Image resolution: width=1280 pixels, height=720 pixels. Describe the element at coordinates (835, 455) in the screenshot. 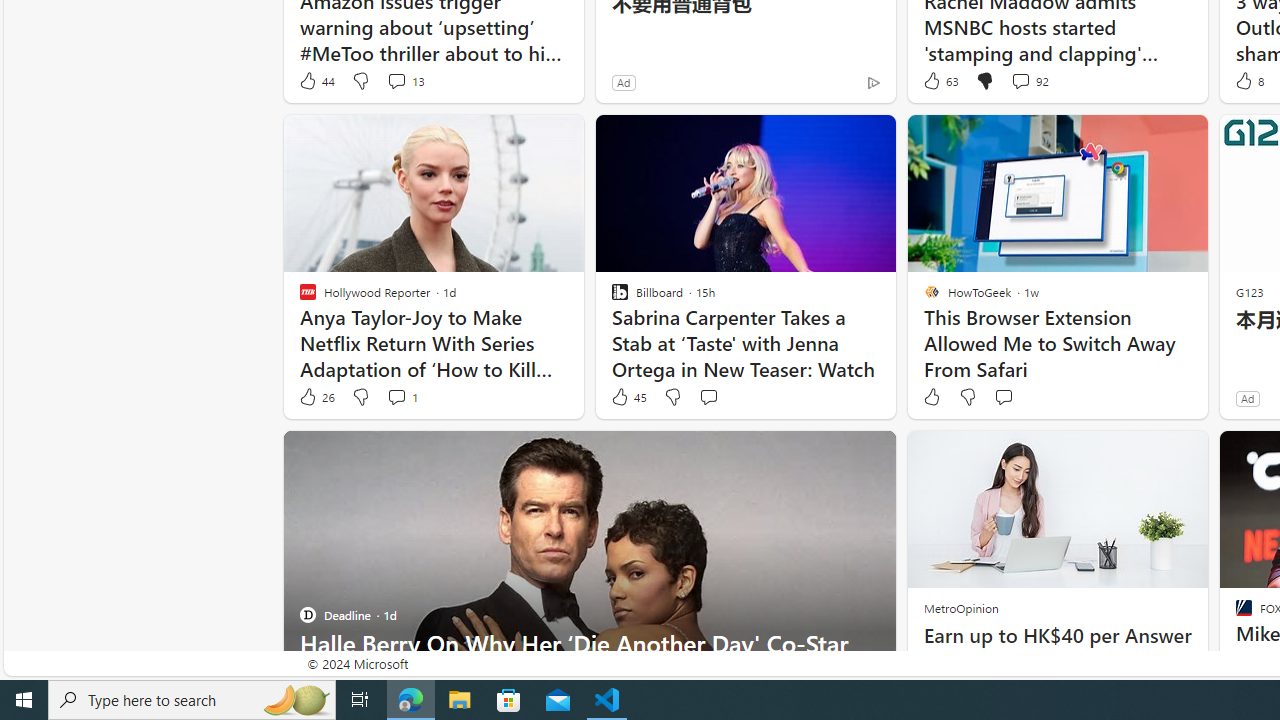

I see `'Hide this story'` at that location.